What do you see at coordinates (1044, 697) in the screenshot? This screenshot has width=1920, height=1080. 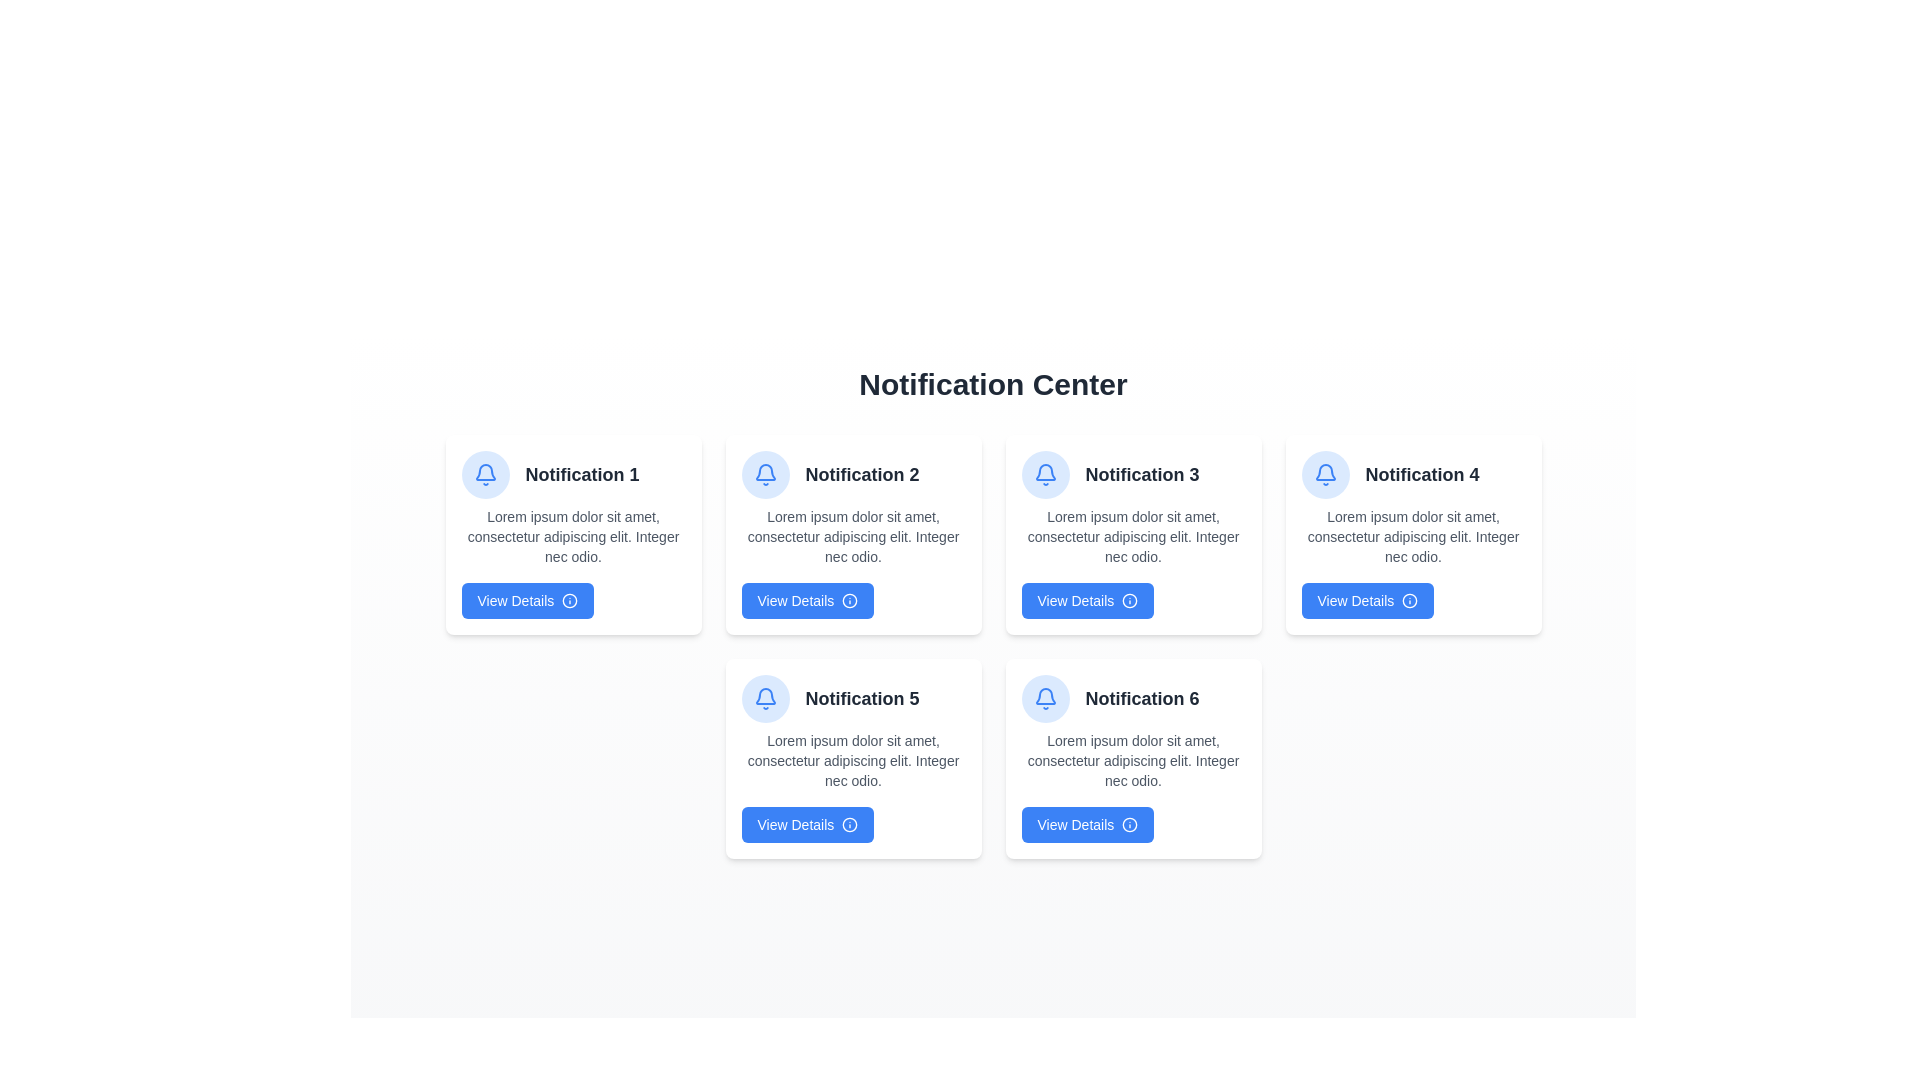 I see `the notification icon located in the sixth notification card under the title 'Notification 6'` at bounding box center [1044, 697].